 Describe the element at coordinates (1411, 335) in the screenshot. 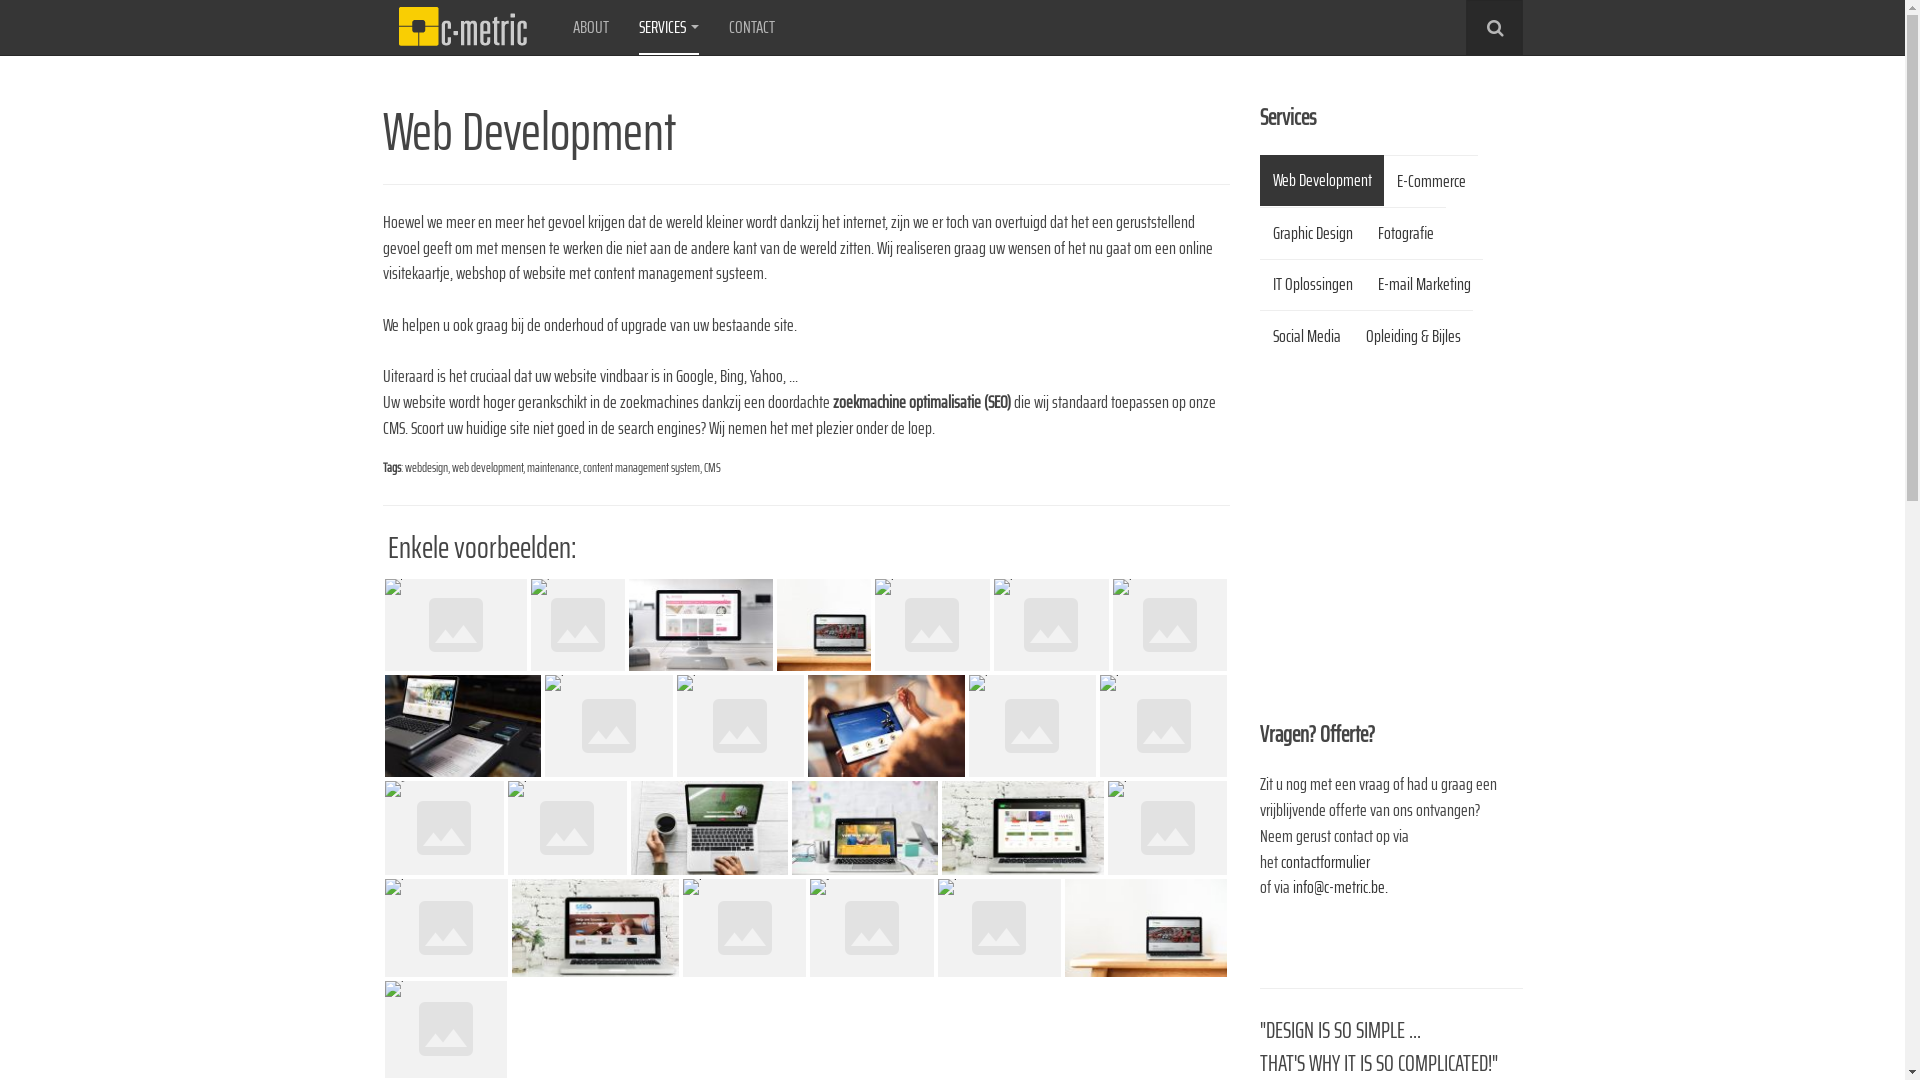

I see `'Opleiding & Bijles'` at that location.